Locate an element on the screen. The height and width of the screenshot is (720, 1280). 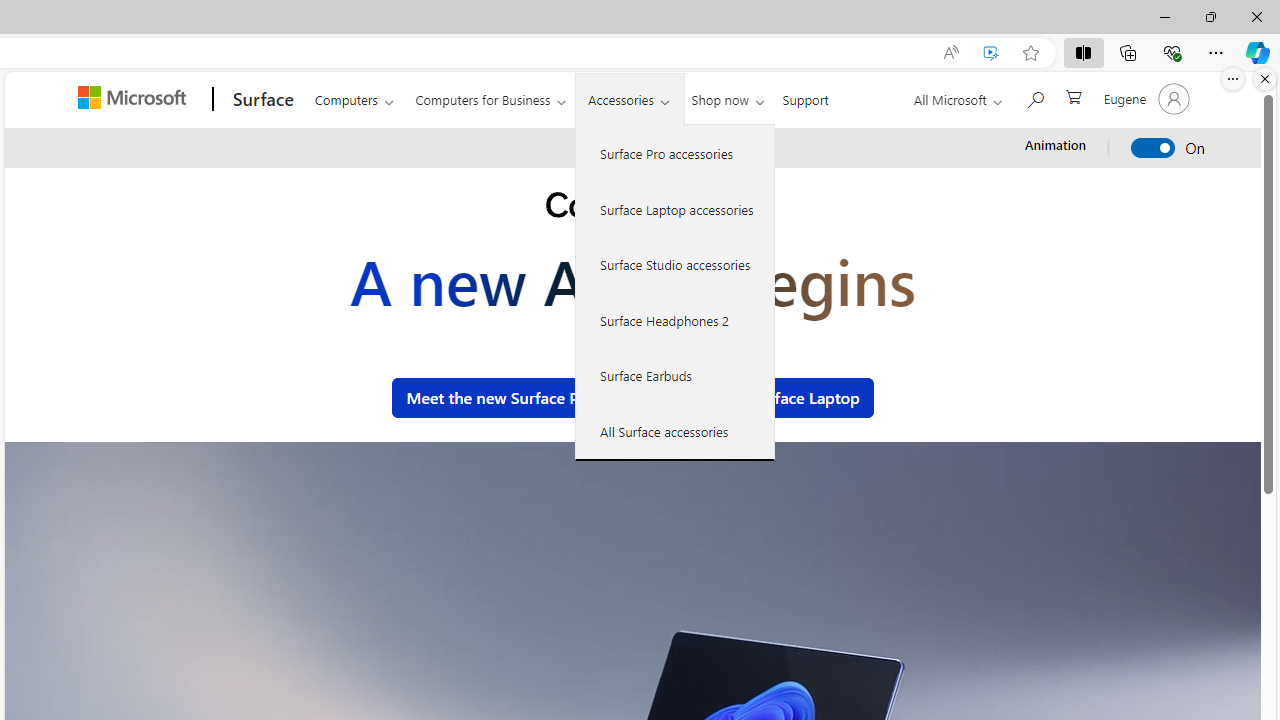
'Meet the new Surface Pro' is located at coordinates (499, 397).